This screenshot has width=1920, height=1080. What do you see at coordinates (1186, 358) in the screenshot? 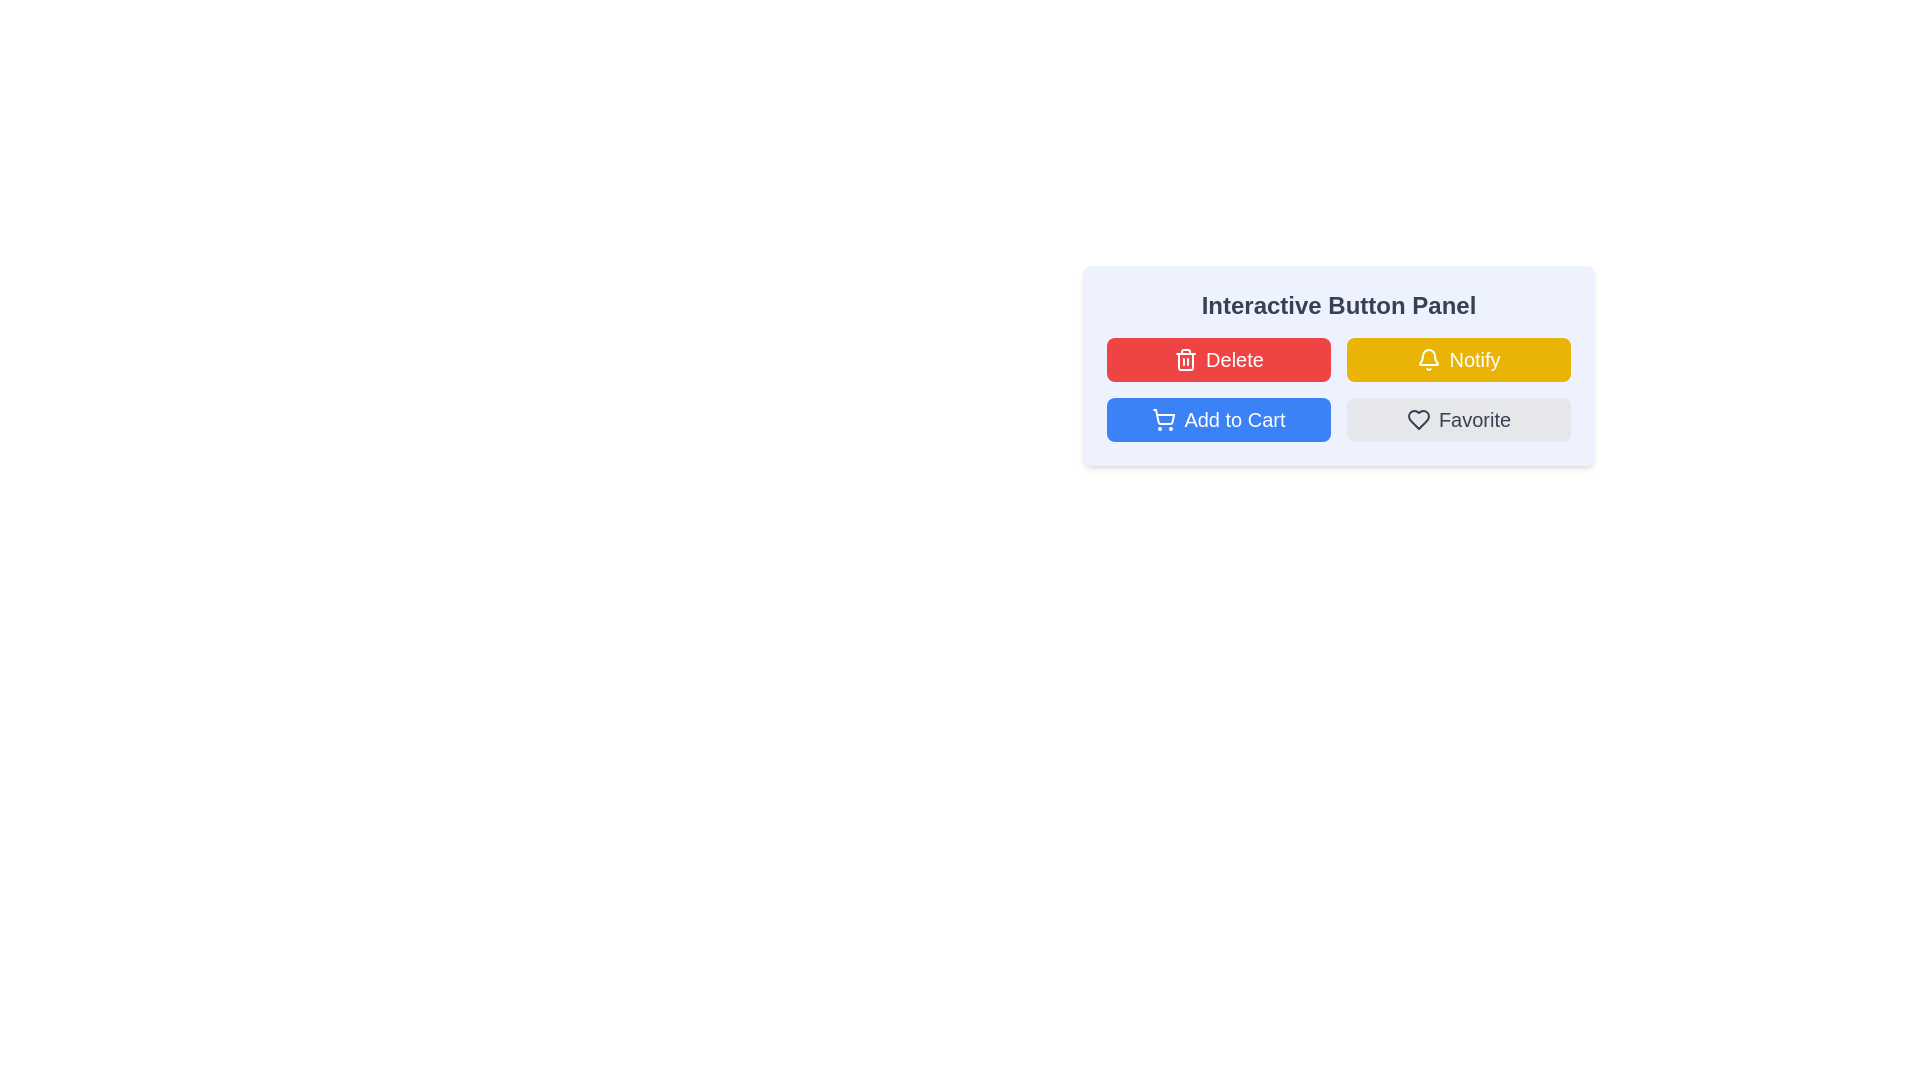
I see `the deletion icon located on the left side of the 'Delete' button within the 'Interactive Button Panel'` at bounding box center [1186, 358].